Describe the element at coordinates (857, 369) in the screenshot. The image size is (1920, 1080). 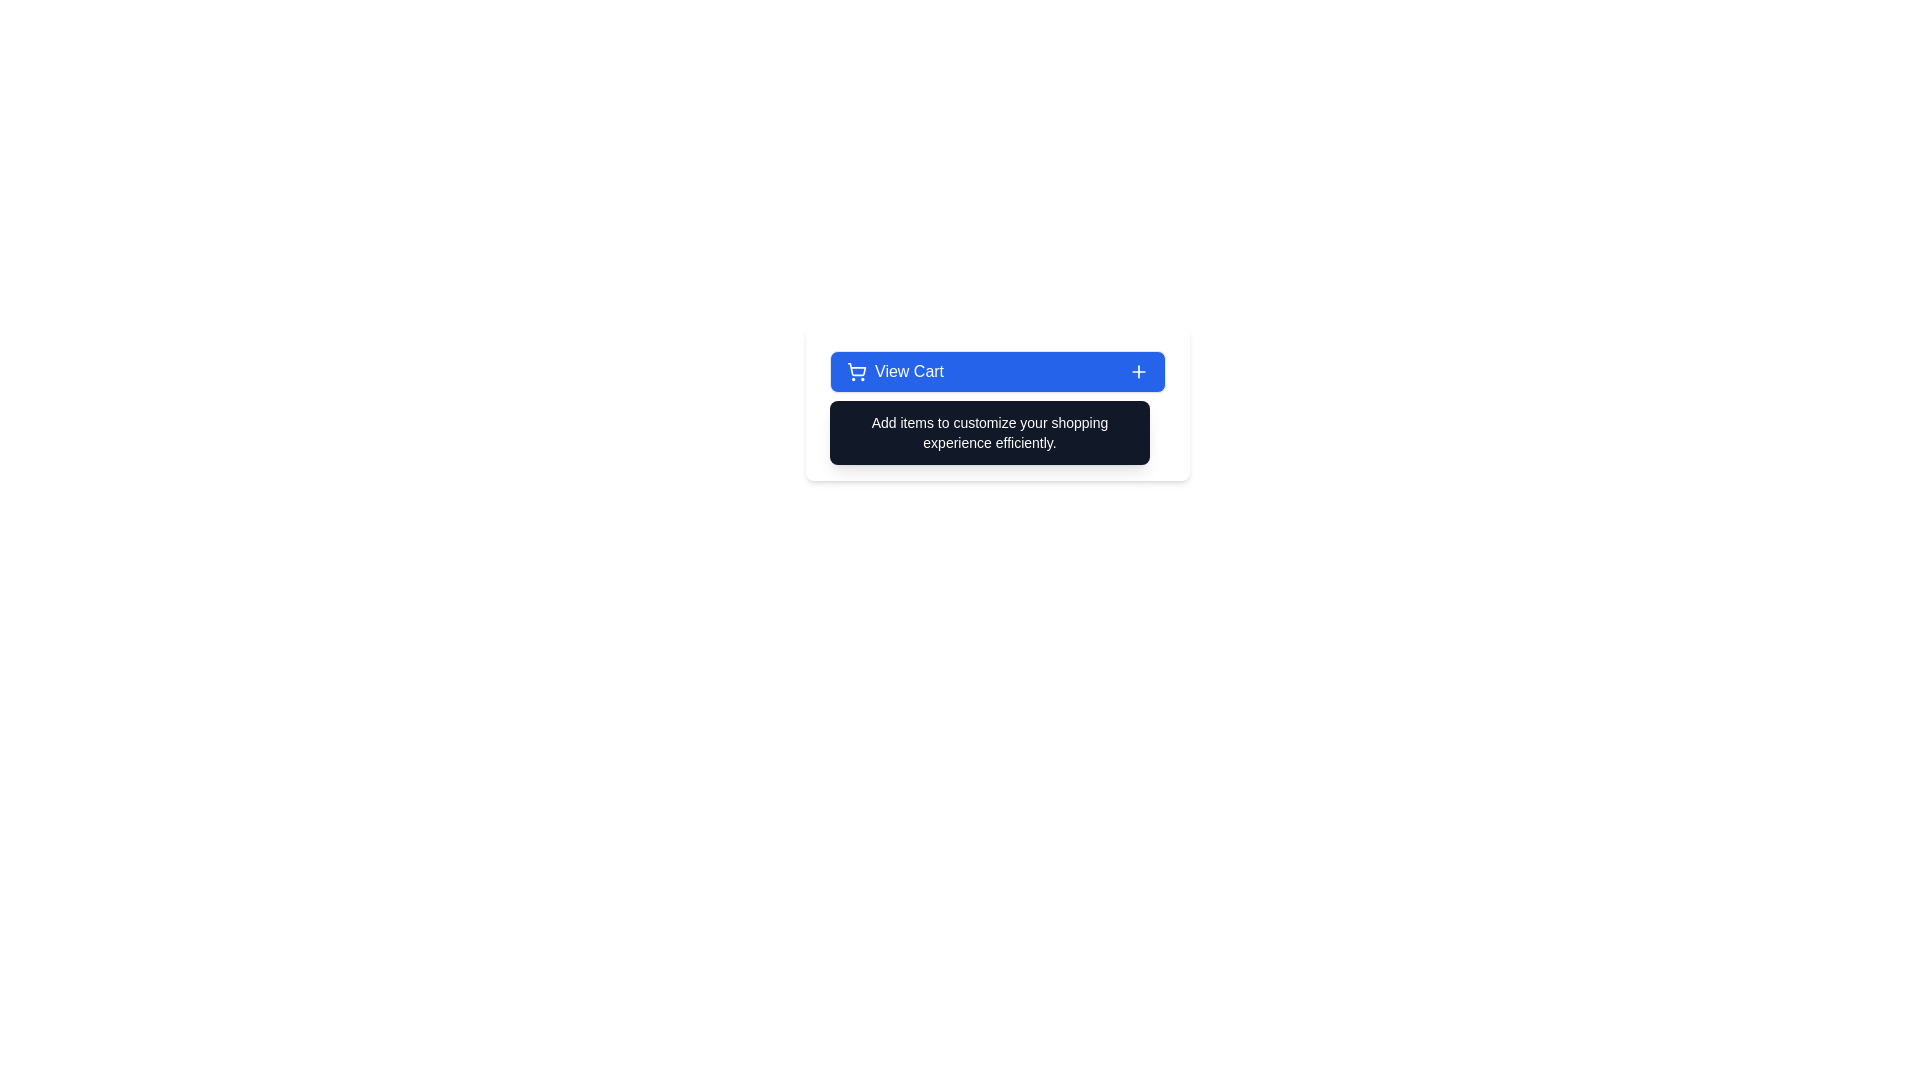
I see `the shopping cart icon, which is centrally located in the compact cart SVG icon near the 'View Cart' button` at that location.